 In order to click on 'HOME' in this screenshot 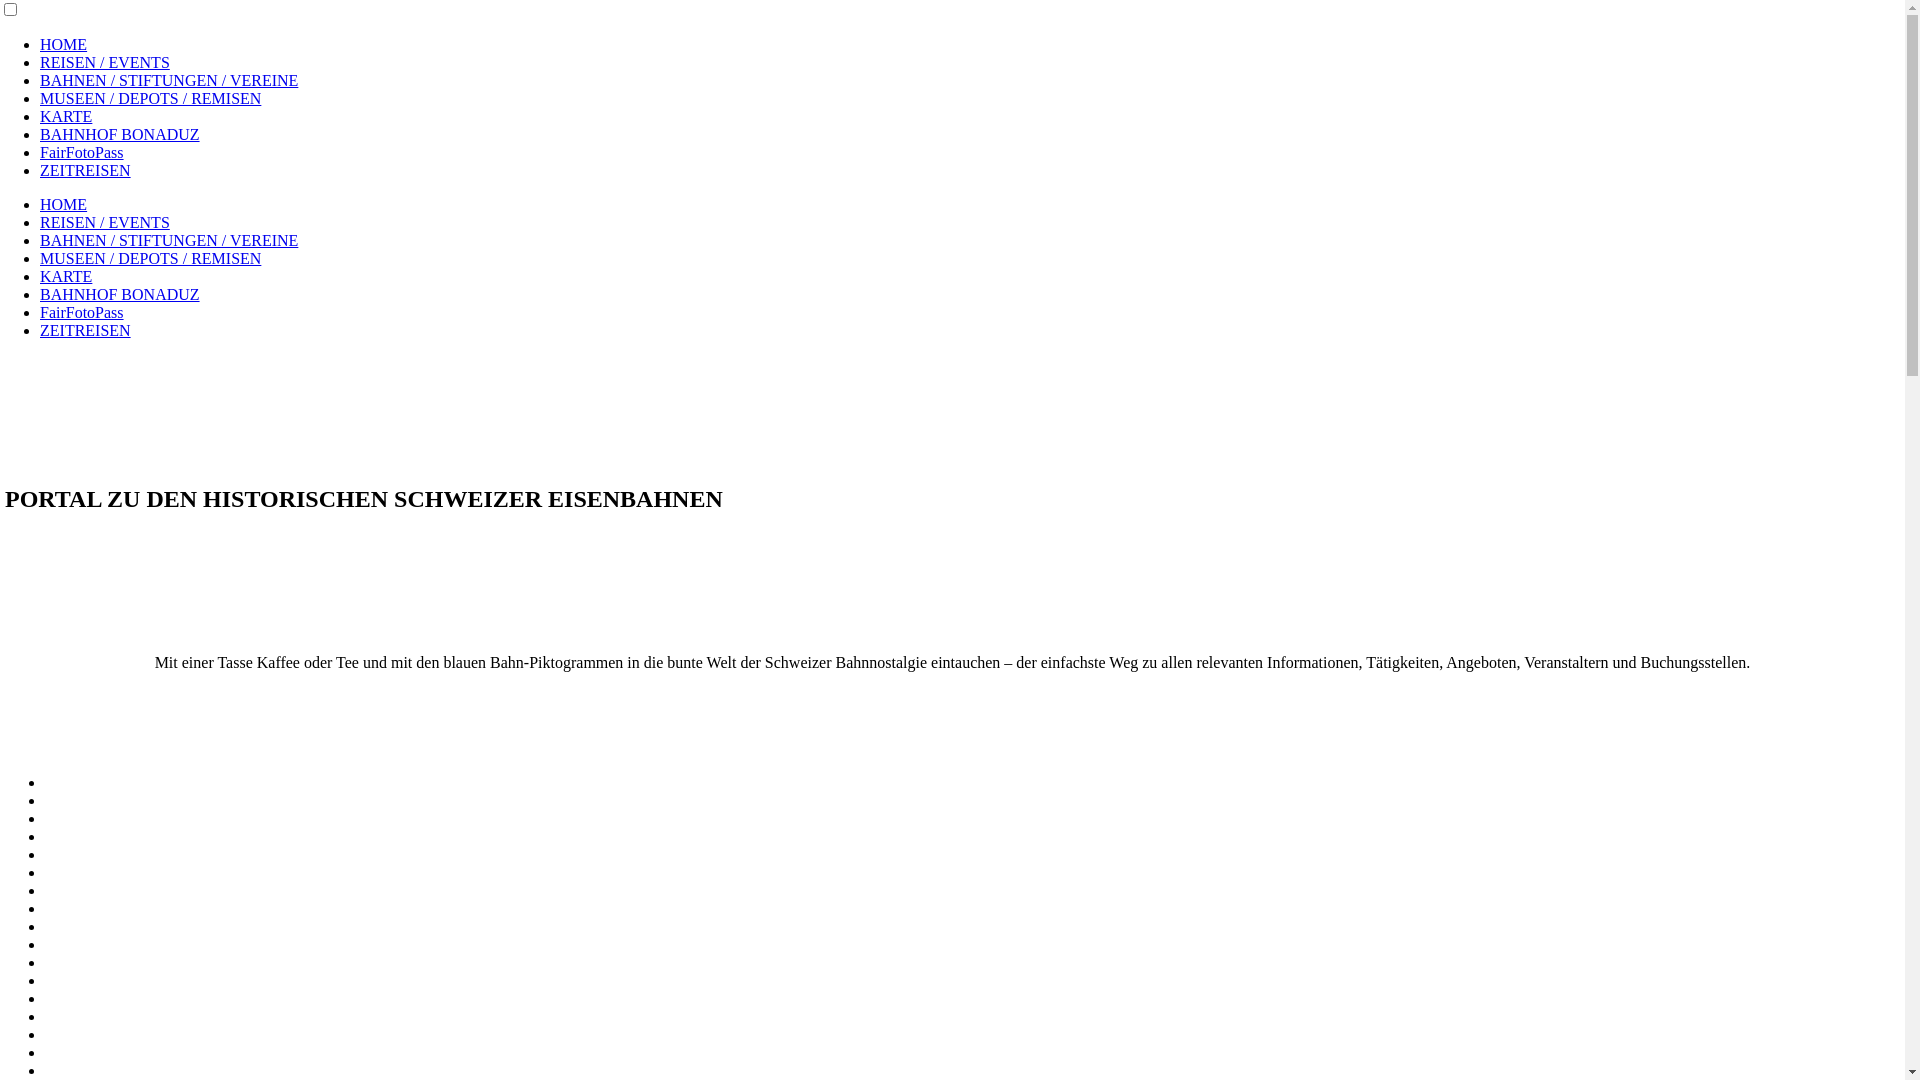, I will do `click(63, 44)`.